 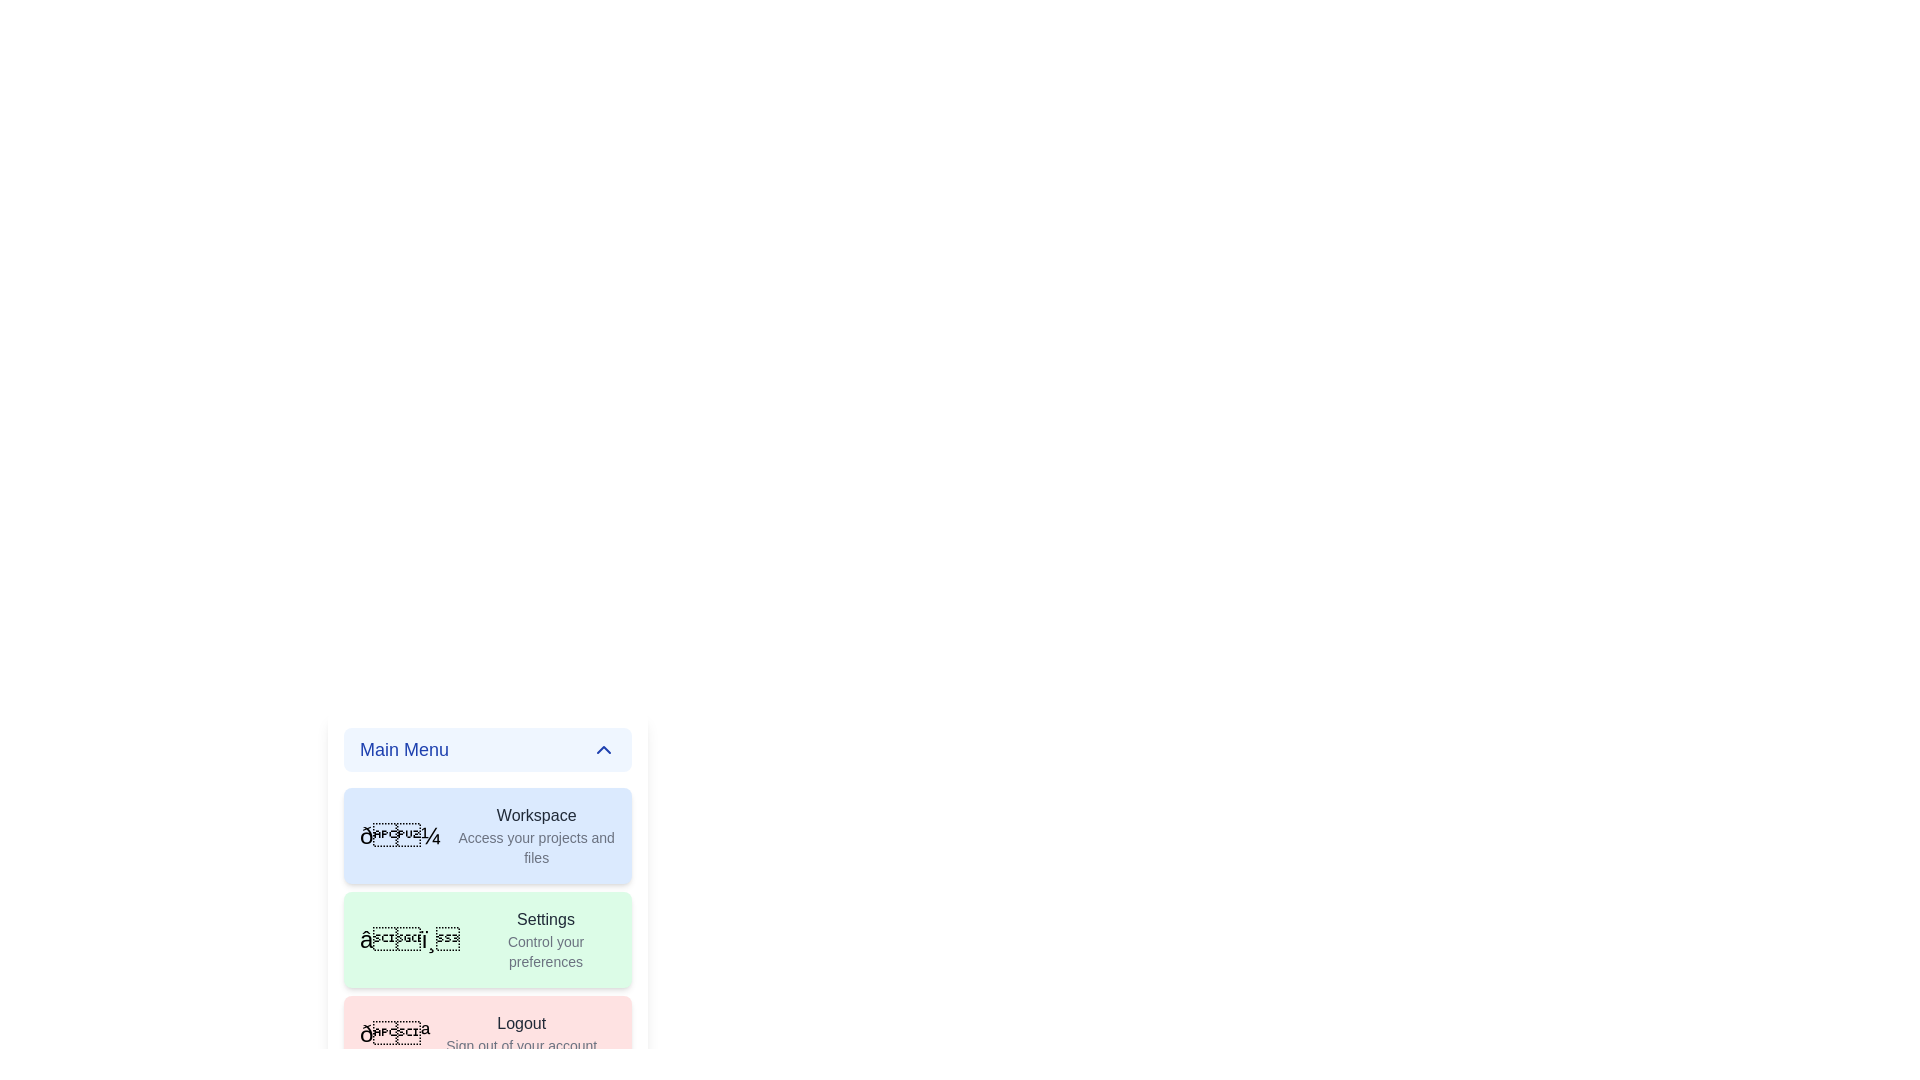 I want to click on the 'Logout' icon located at the bottom section of the menu, so click(x=395, y=1033).